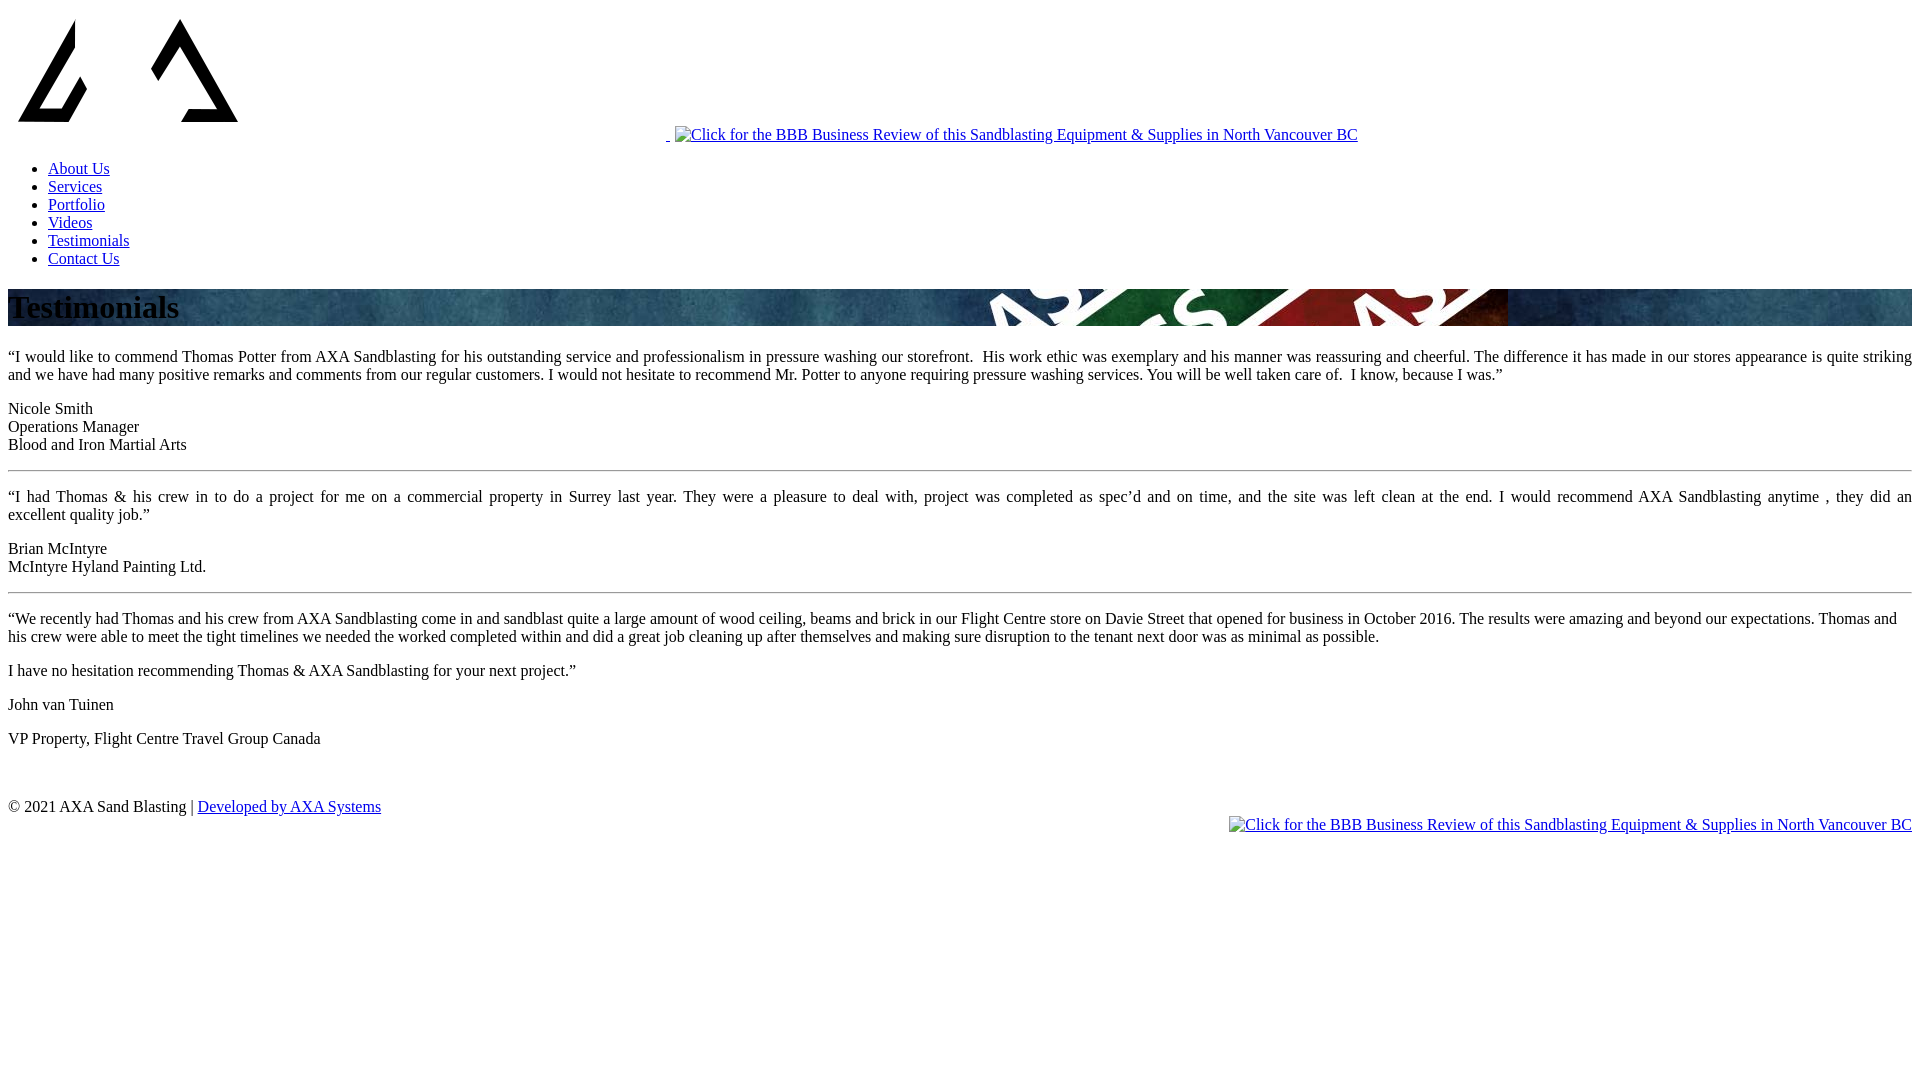 The height and width of the screenshot is (1080, 1920). I want to click on 'Contact Us', so click(48, 257).